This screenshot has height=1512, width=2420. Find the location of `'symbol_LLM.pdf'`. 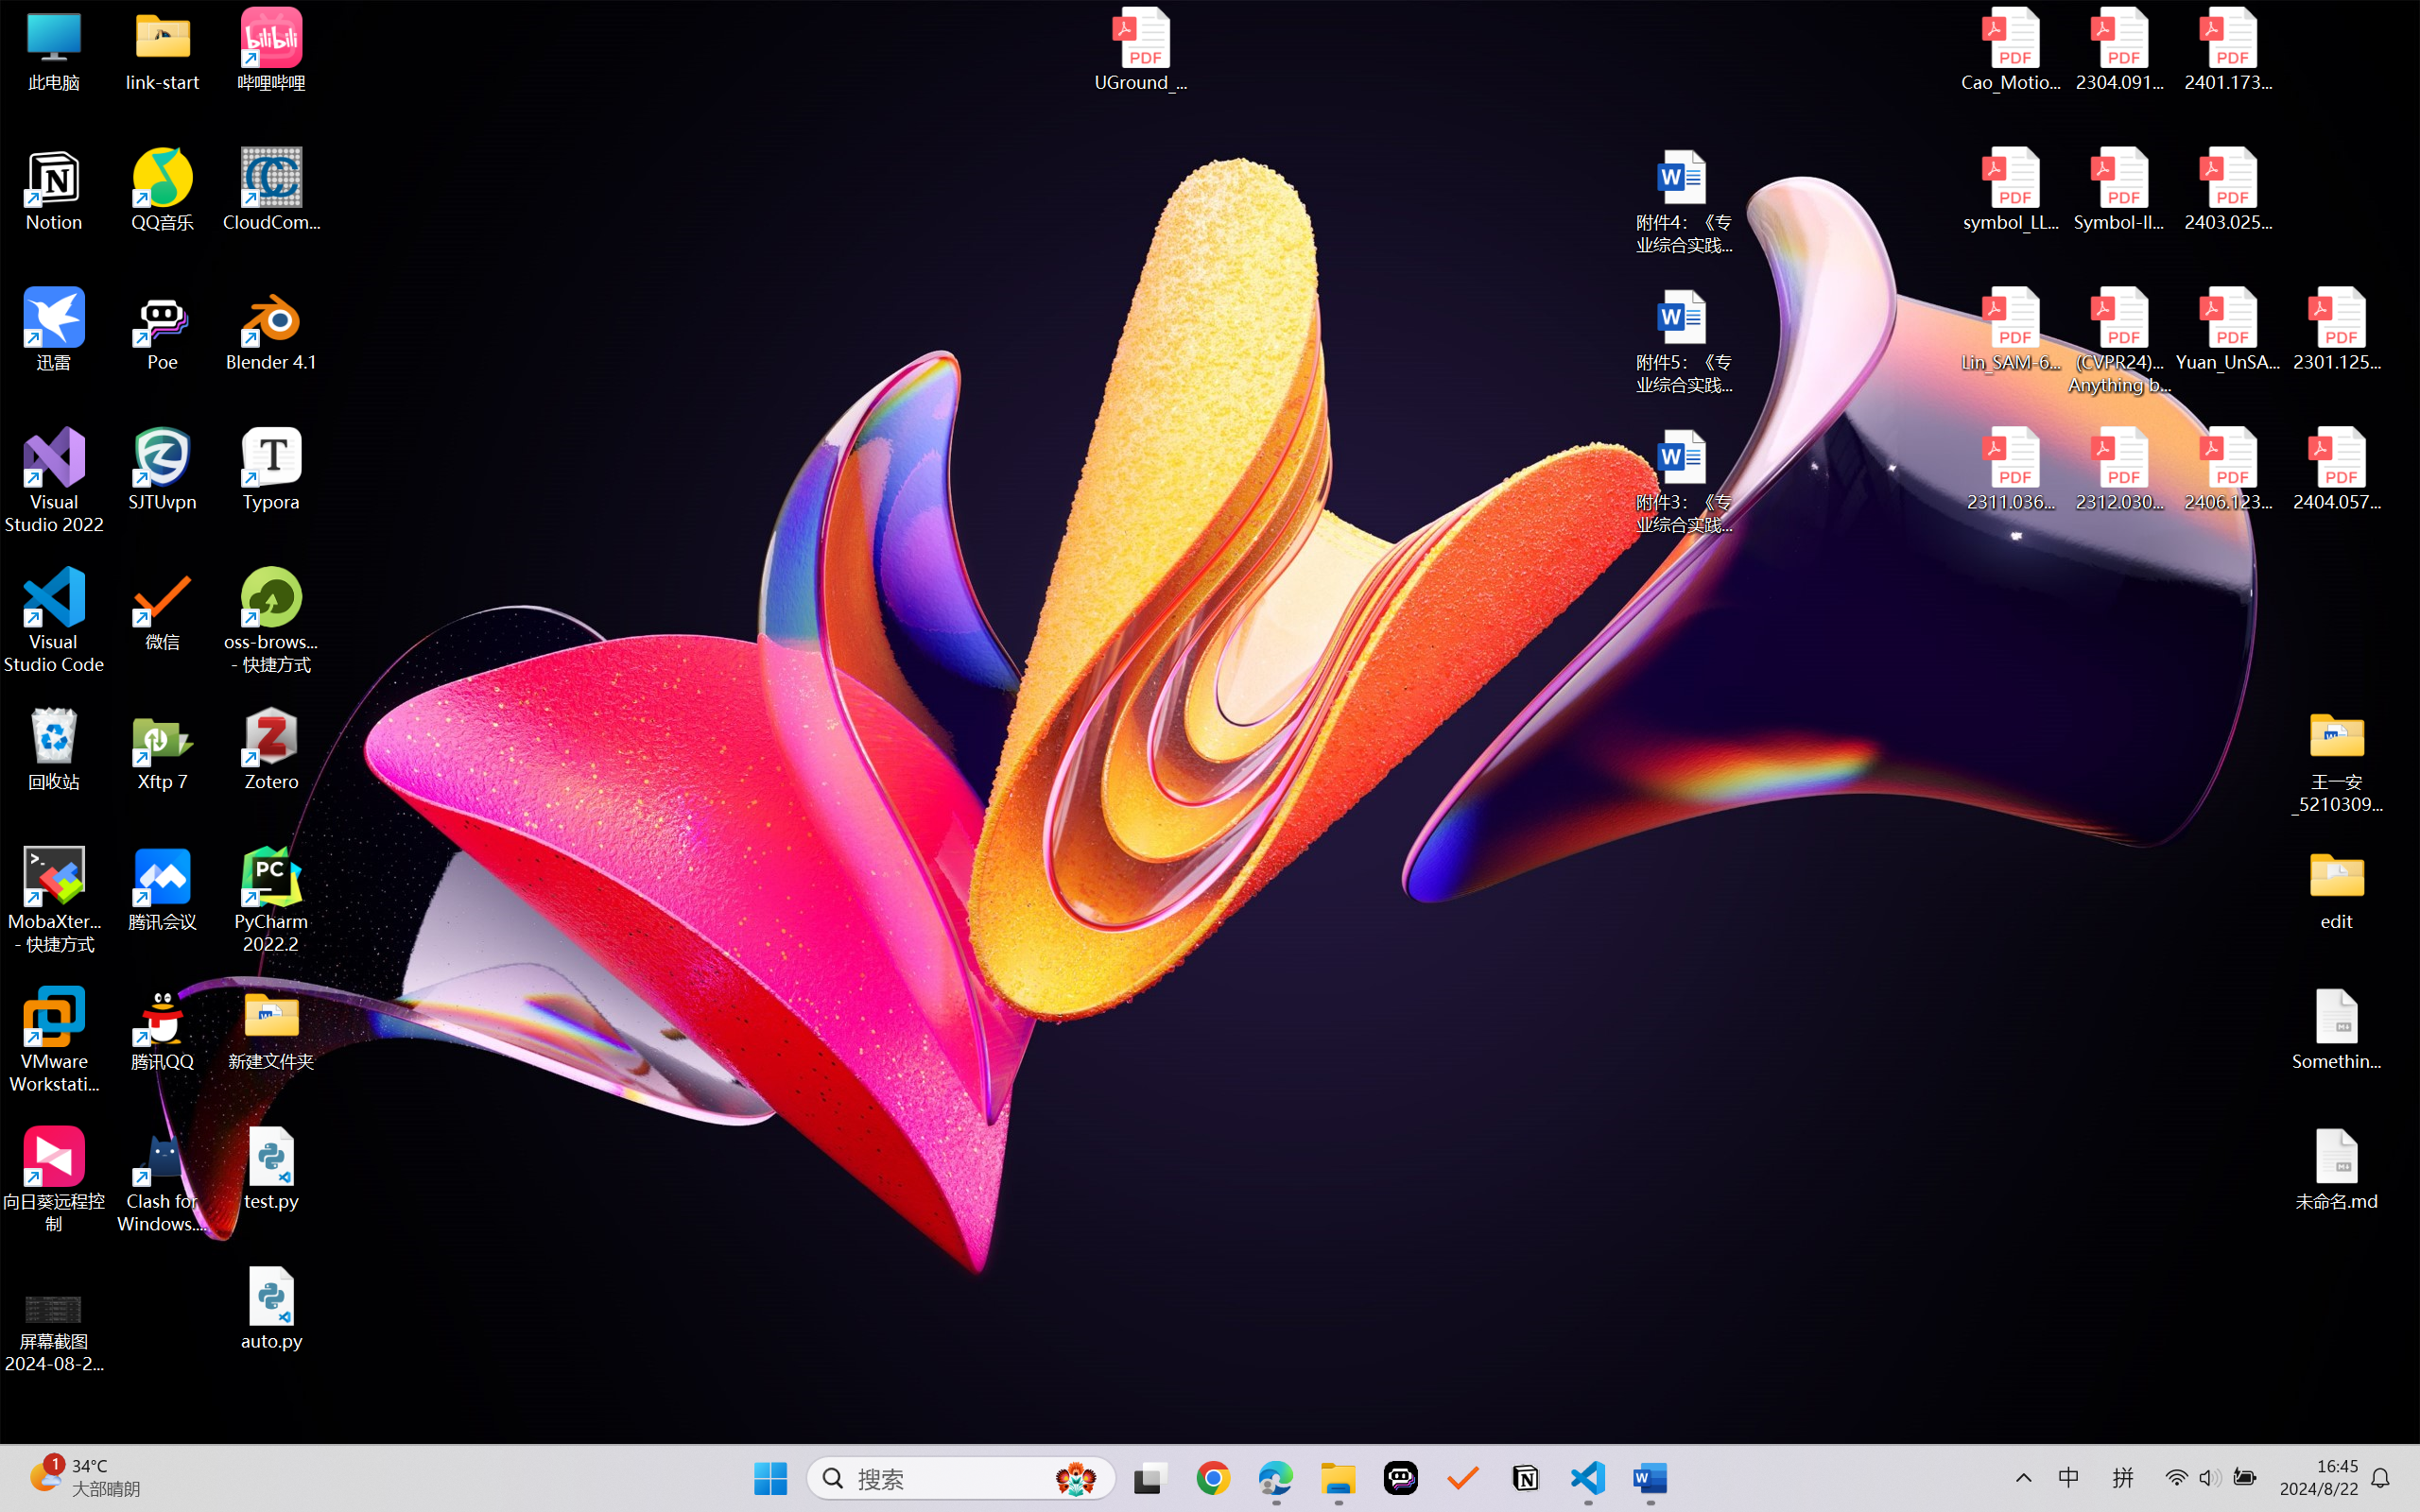

'symbol_LLM.pdf' is located at coordinates (2011, 190).